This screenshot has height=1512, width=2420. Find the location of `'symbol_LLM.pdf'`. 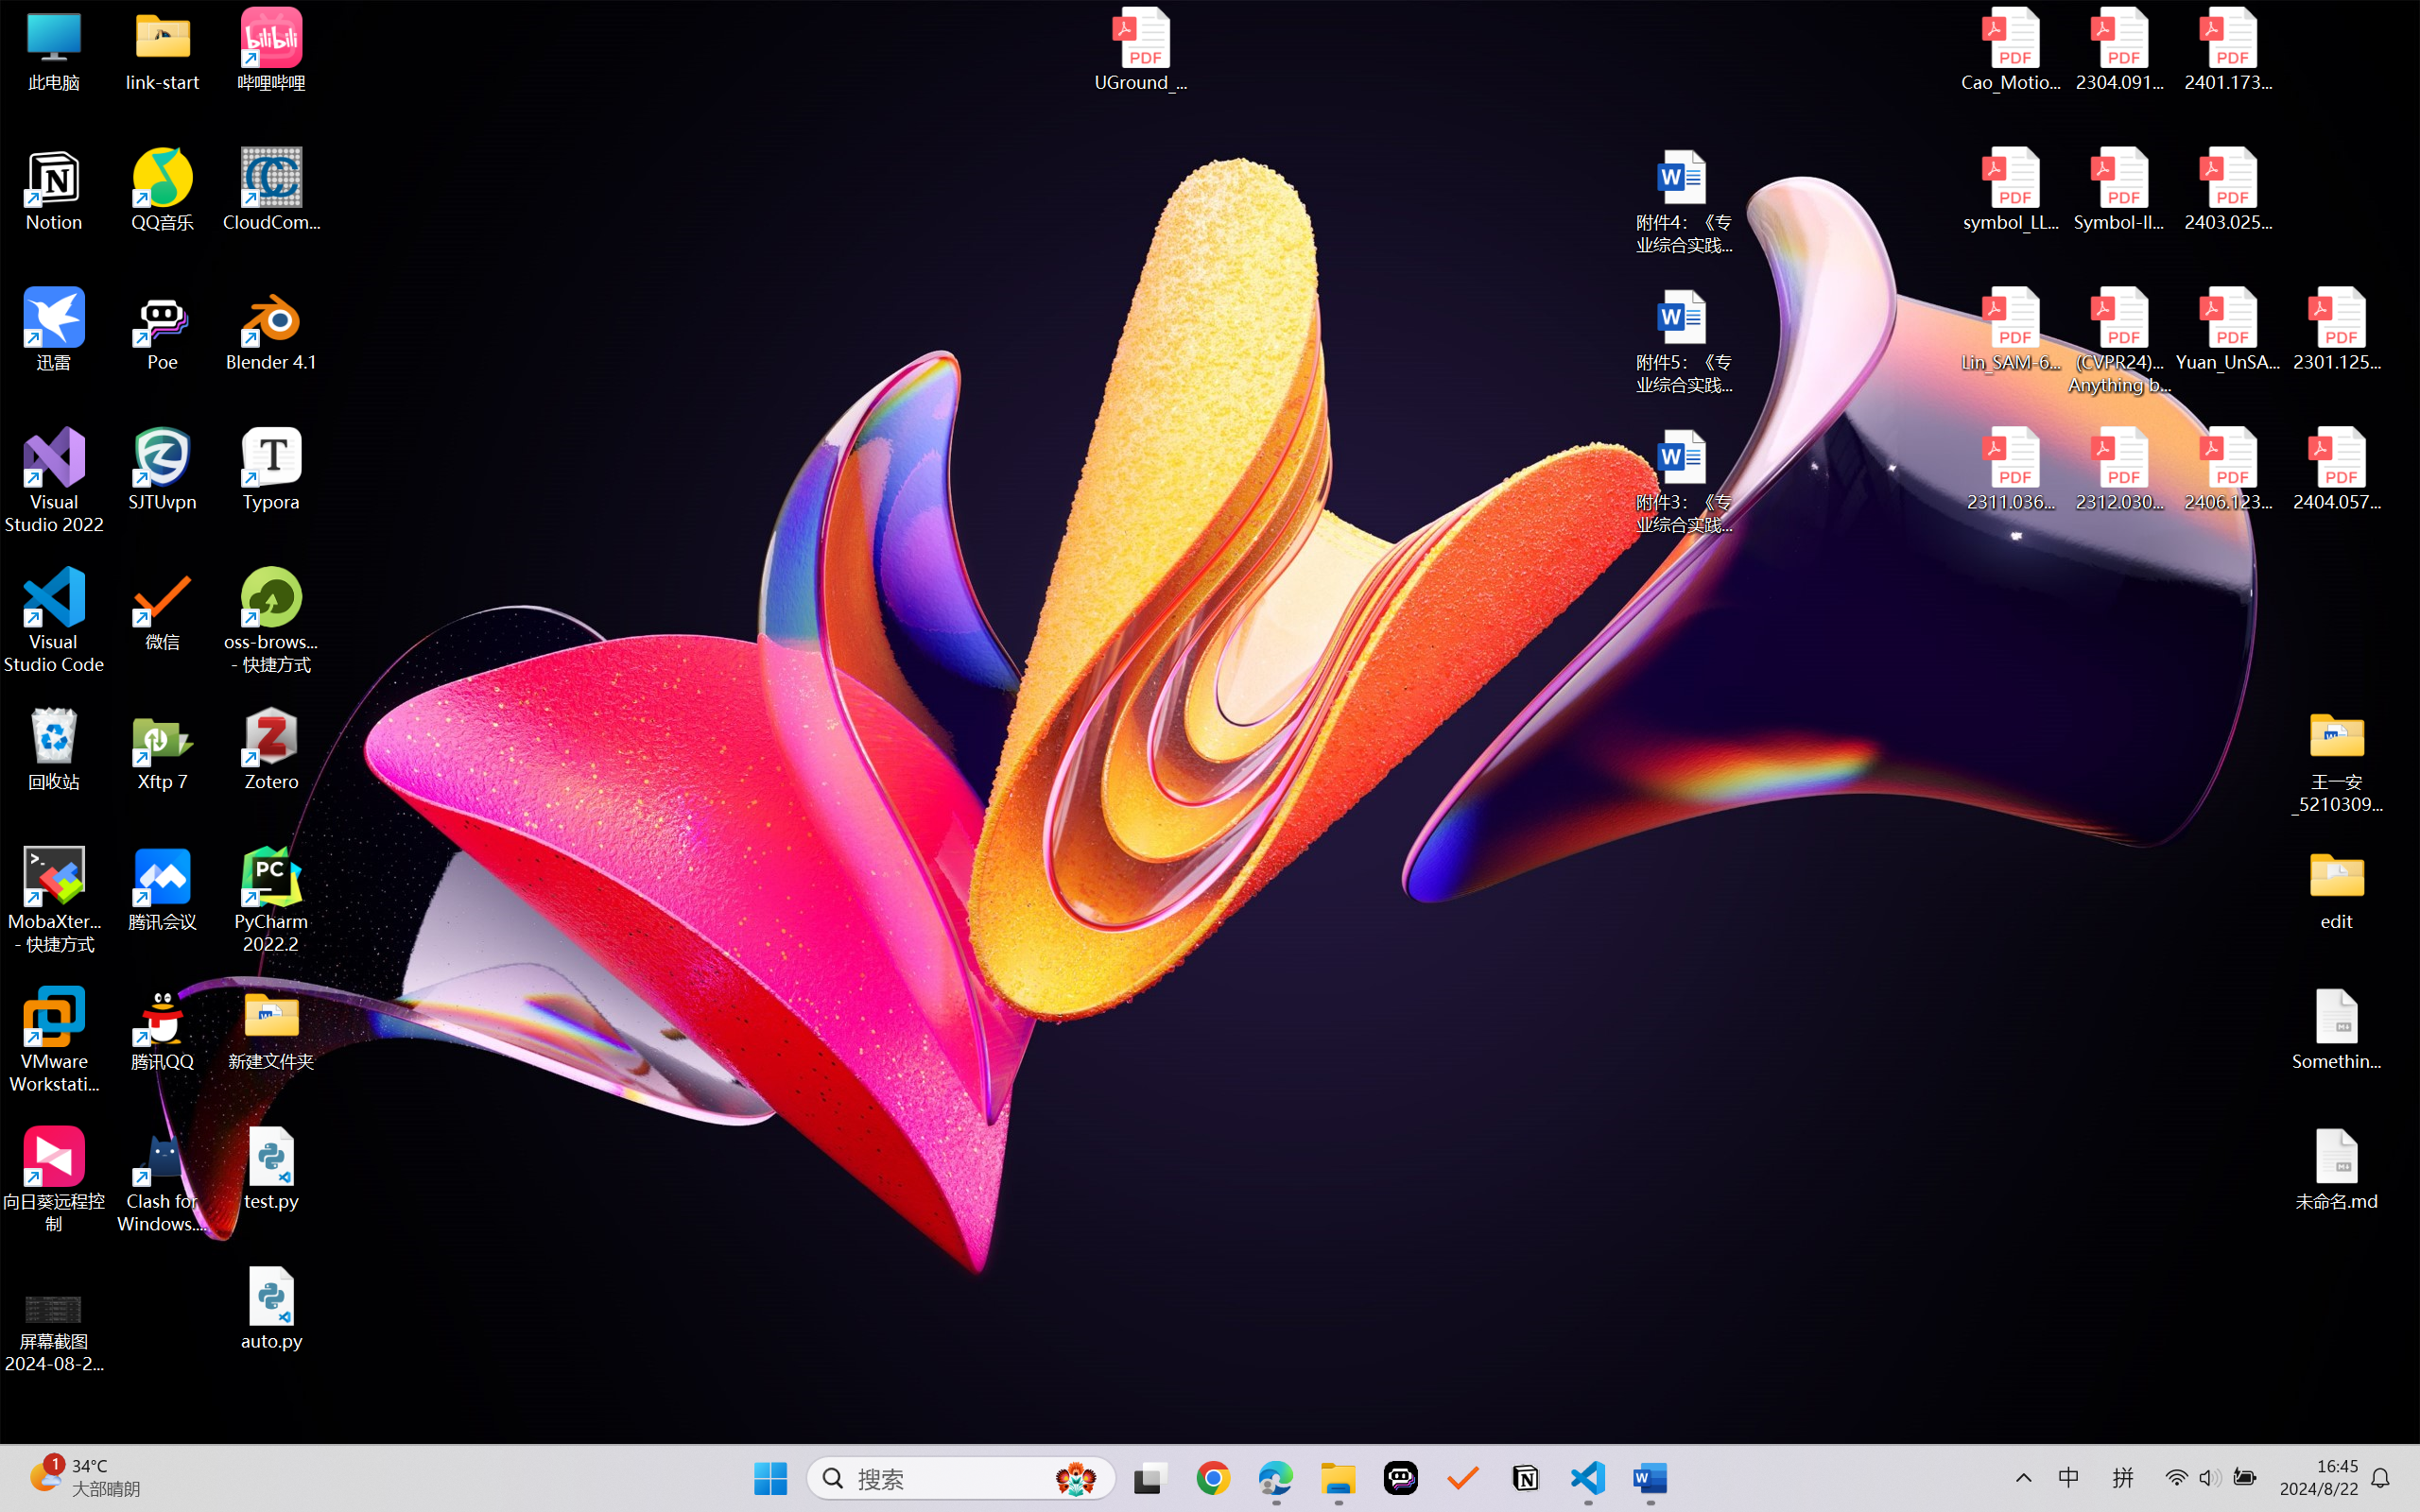

'symbol_LLM.pdf' is located at coordinates (2011, 190).